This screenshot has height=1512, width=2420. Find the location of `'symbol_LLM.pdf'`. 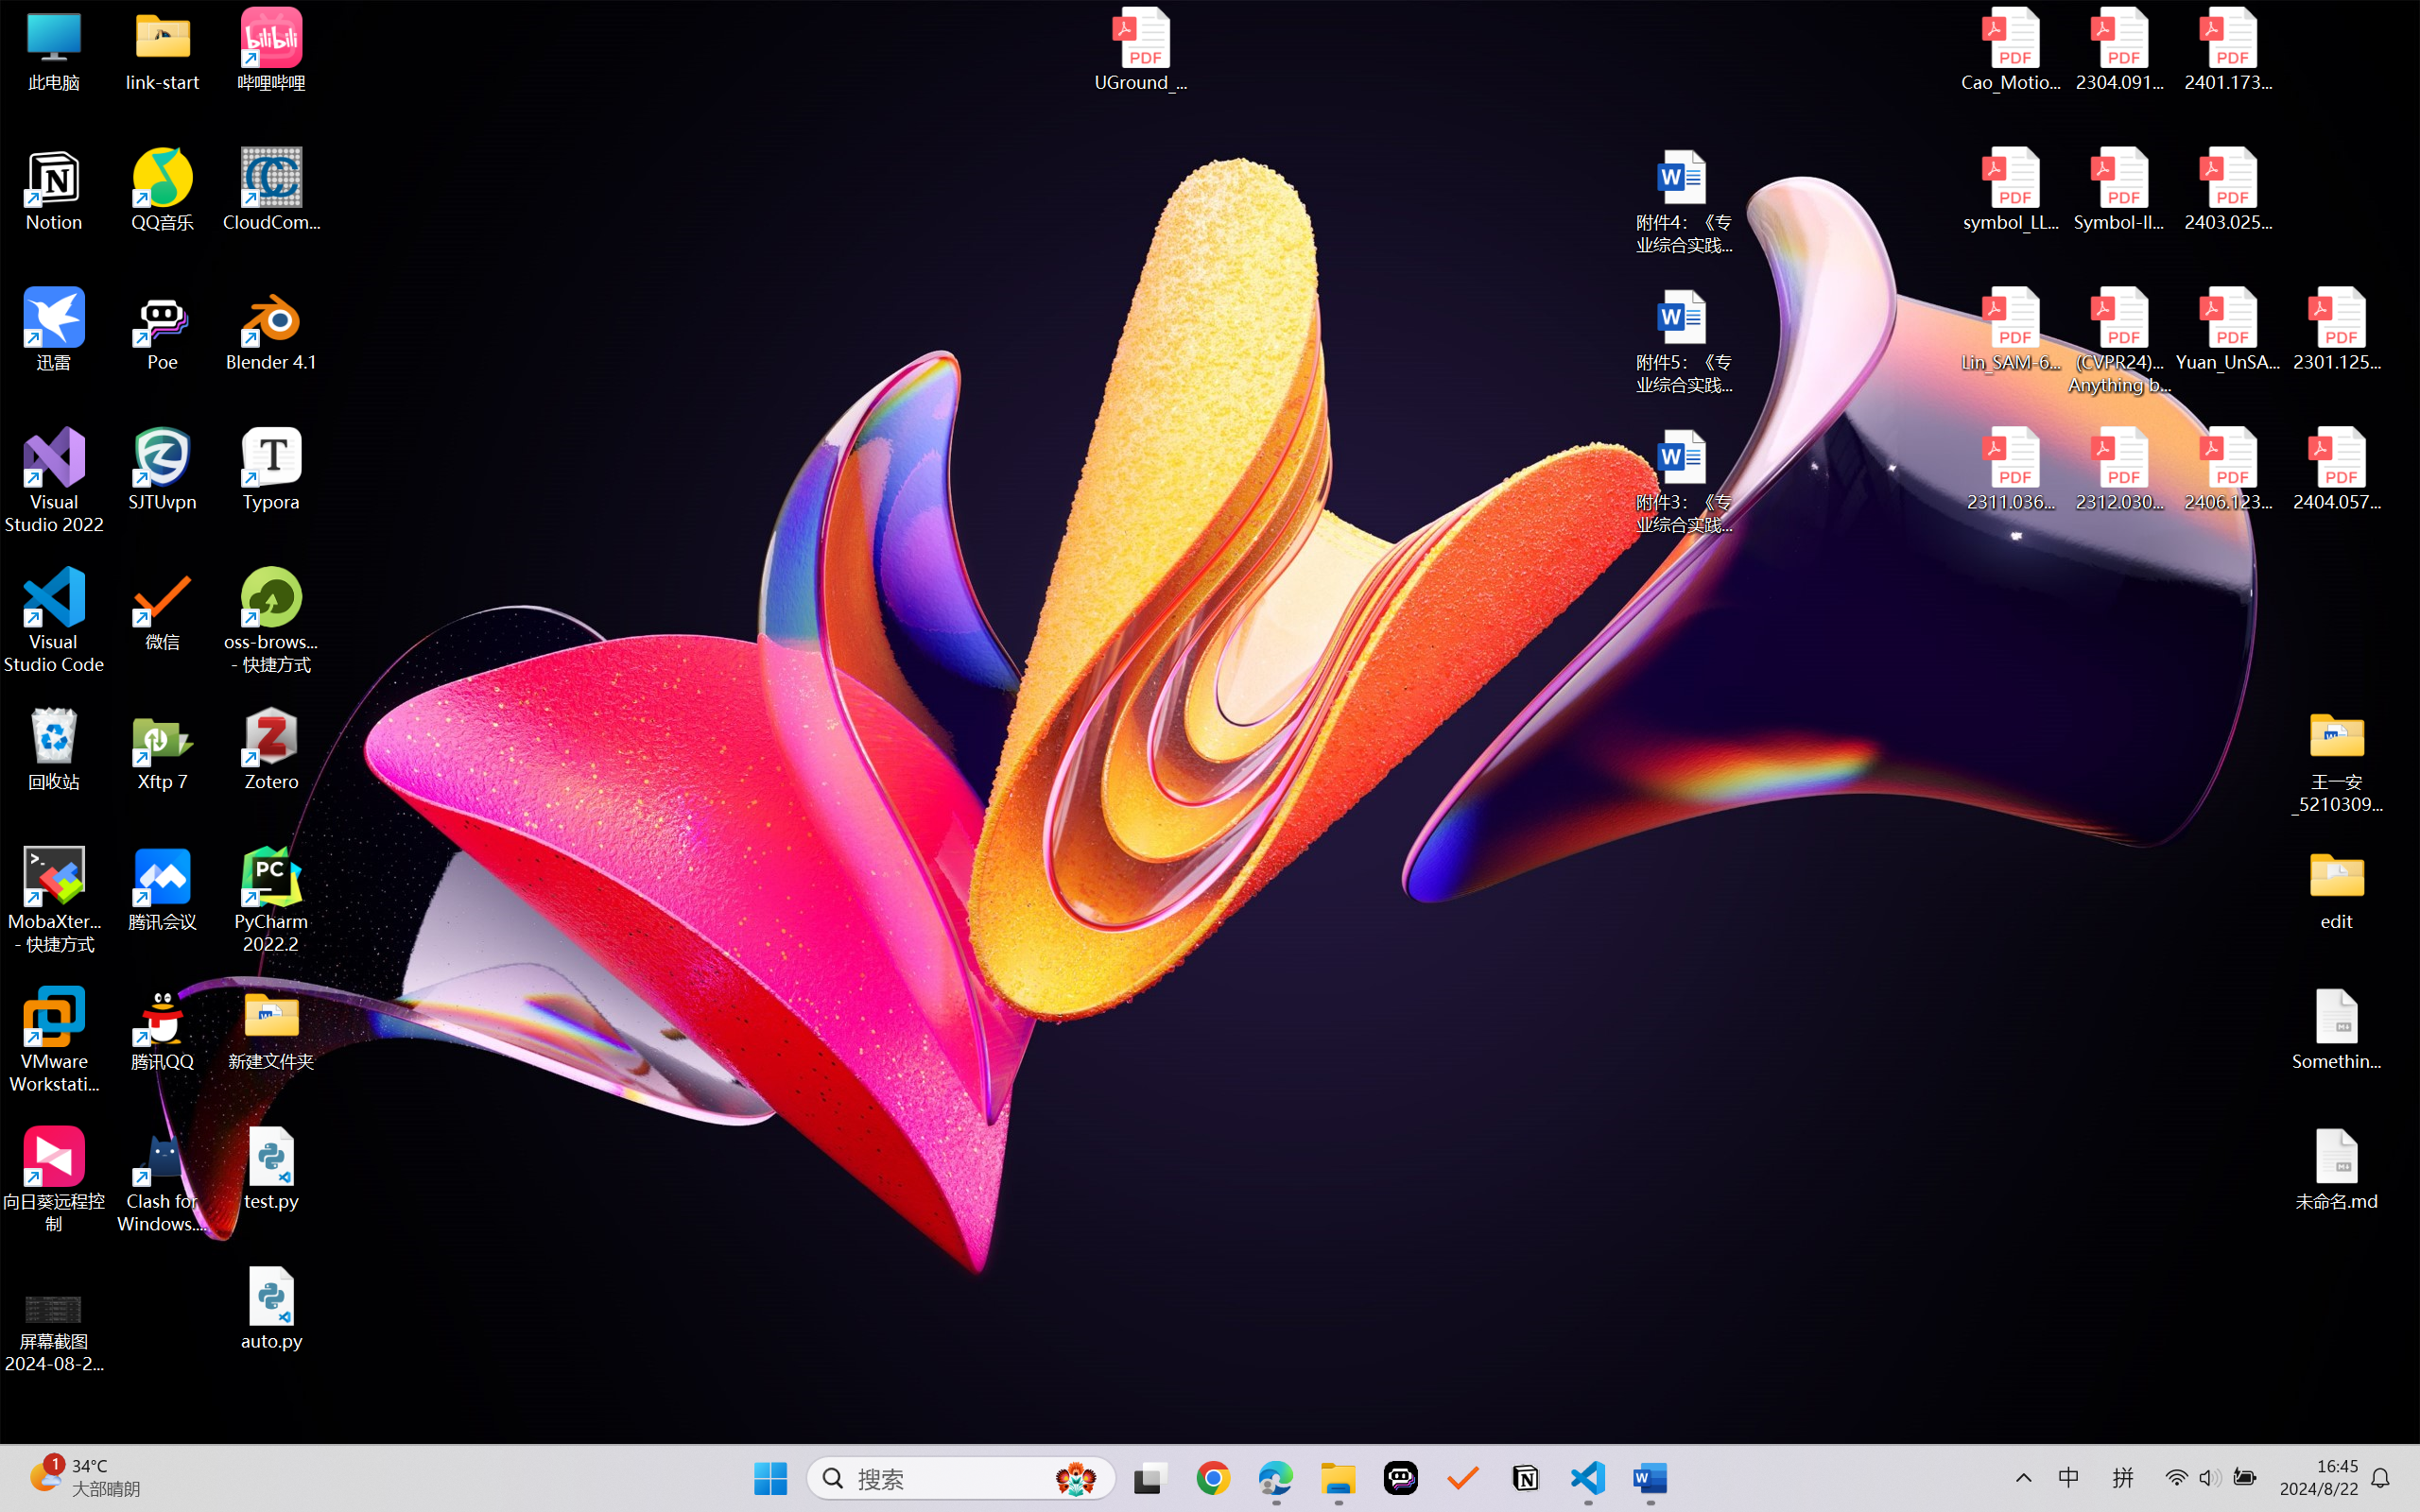

'symbol_LLM.pdf' is located at coordinates (2011, 190).